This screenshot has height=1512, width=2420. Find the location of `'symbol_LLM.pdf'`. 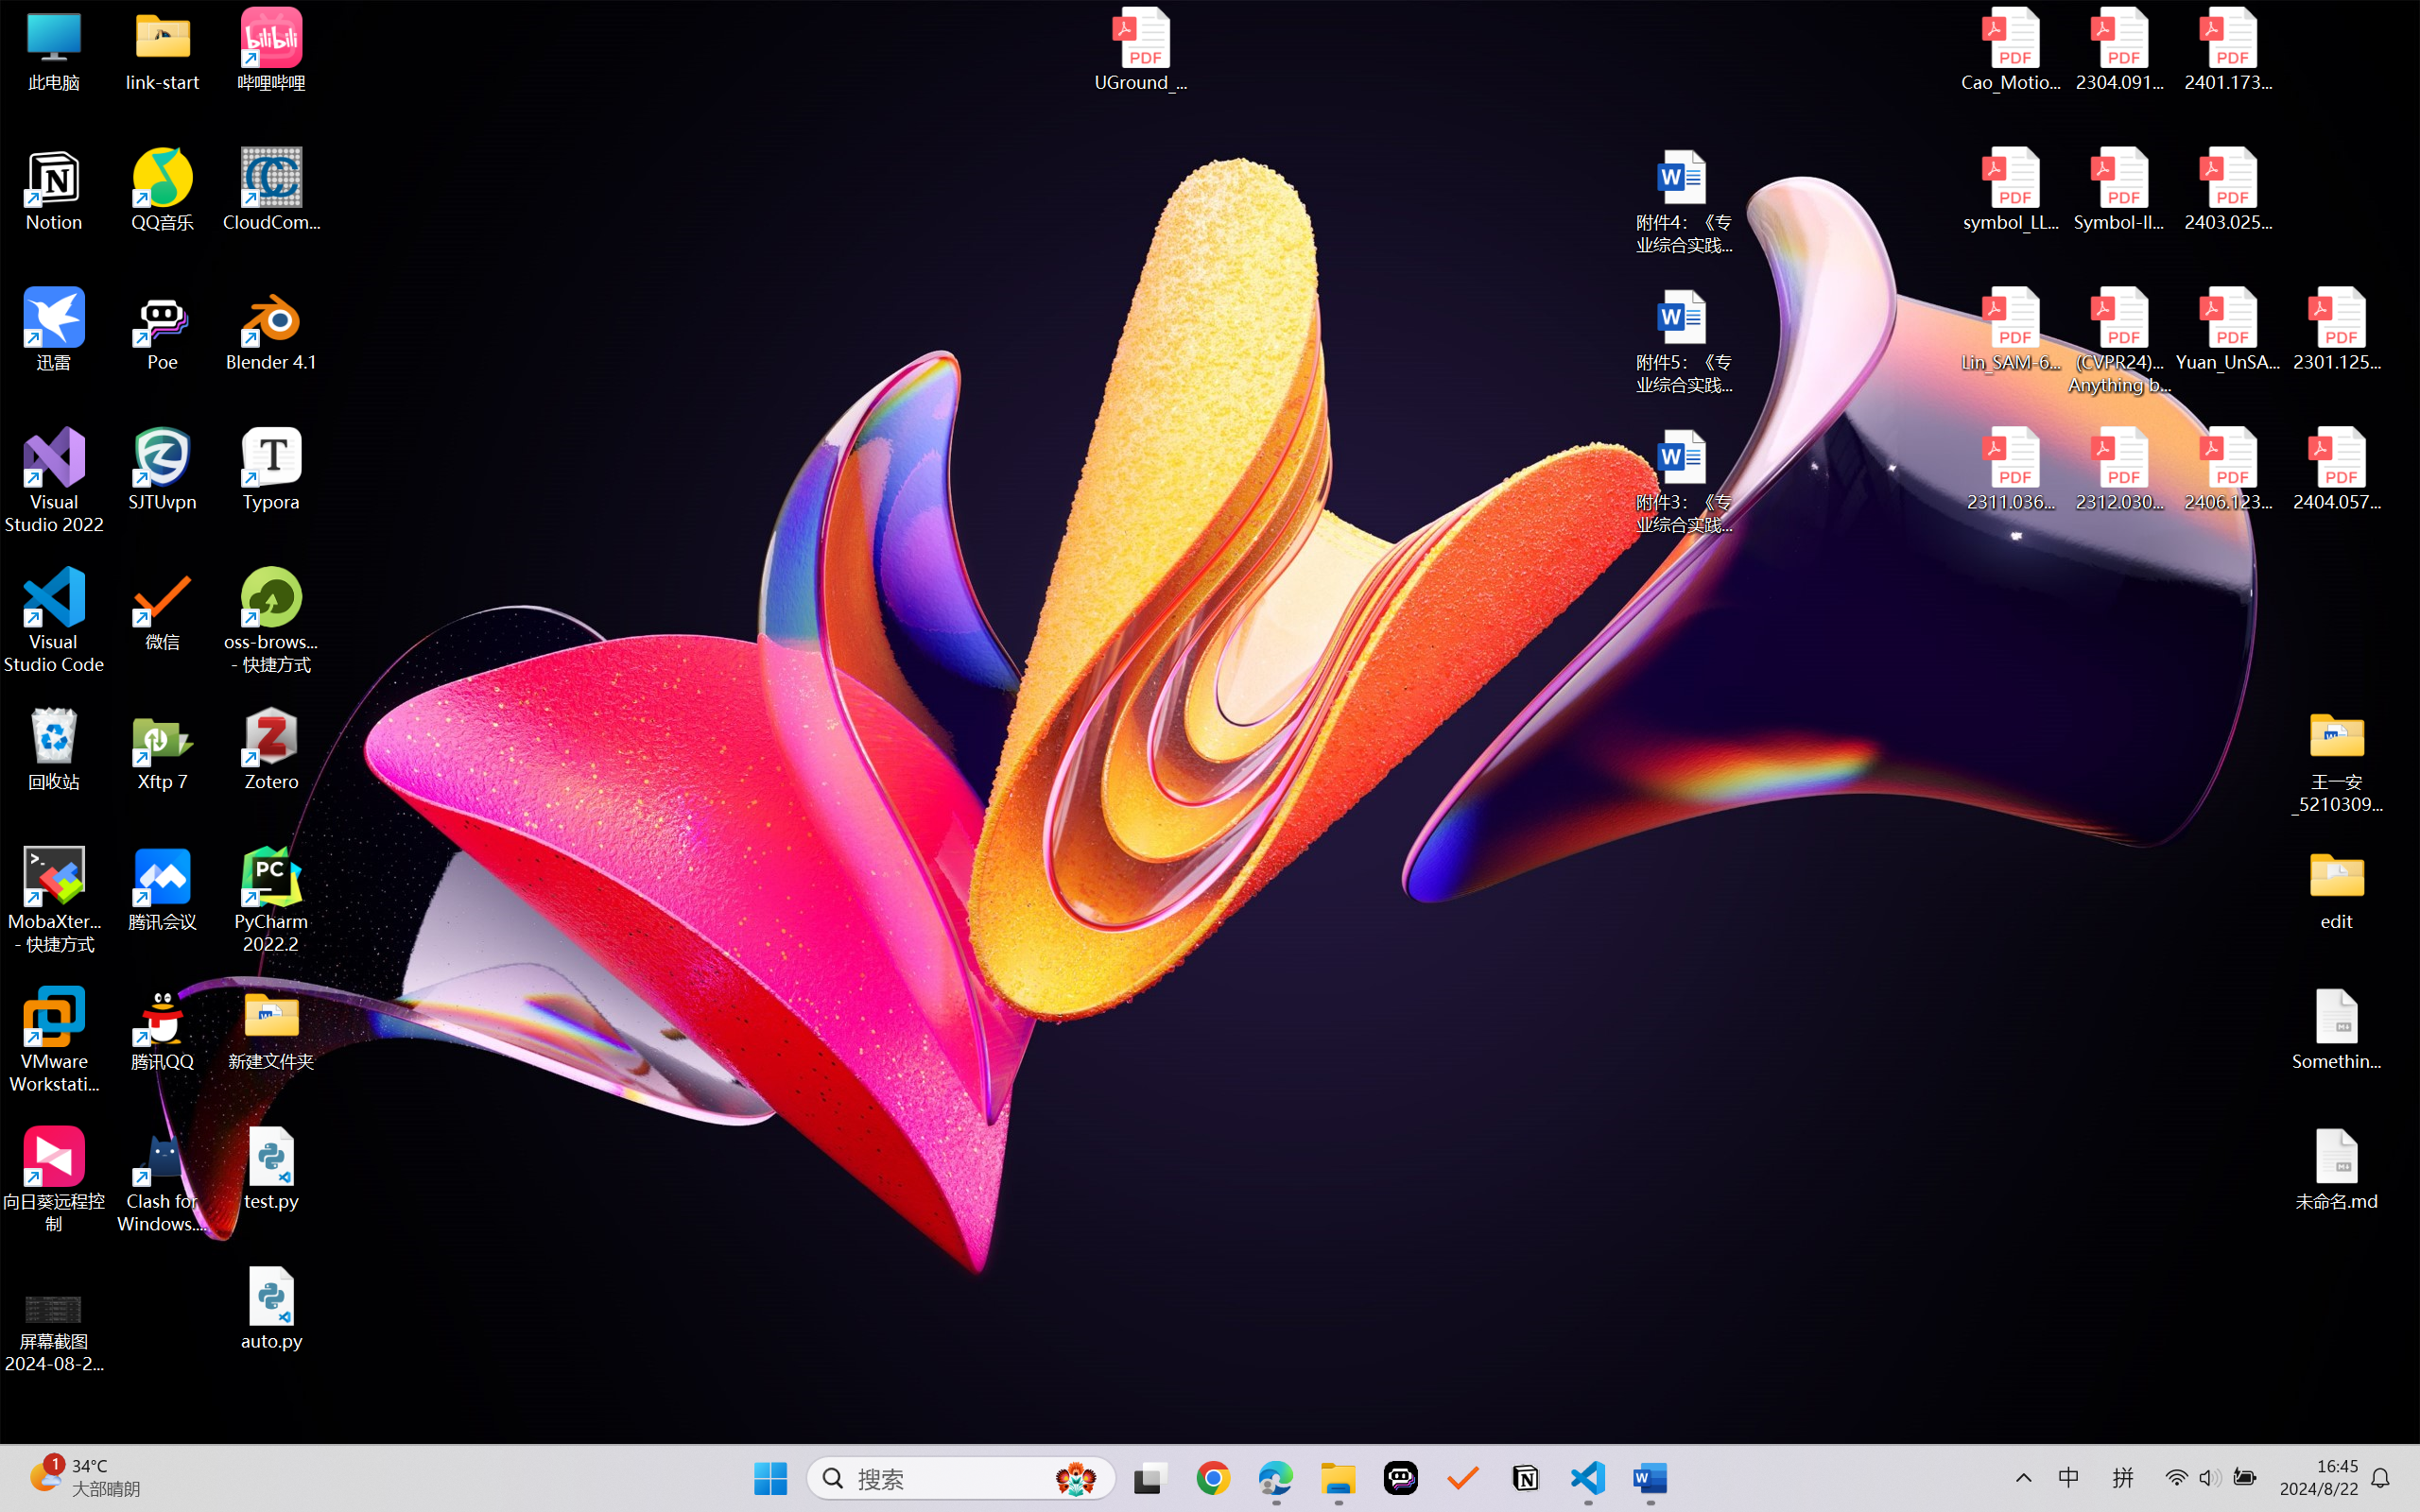

'symbol_LLM.pdf' is located at coordinates (2011, 190).